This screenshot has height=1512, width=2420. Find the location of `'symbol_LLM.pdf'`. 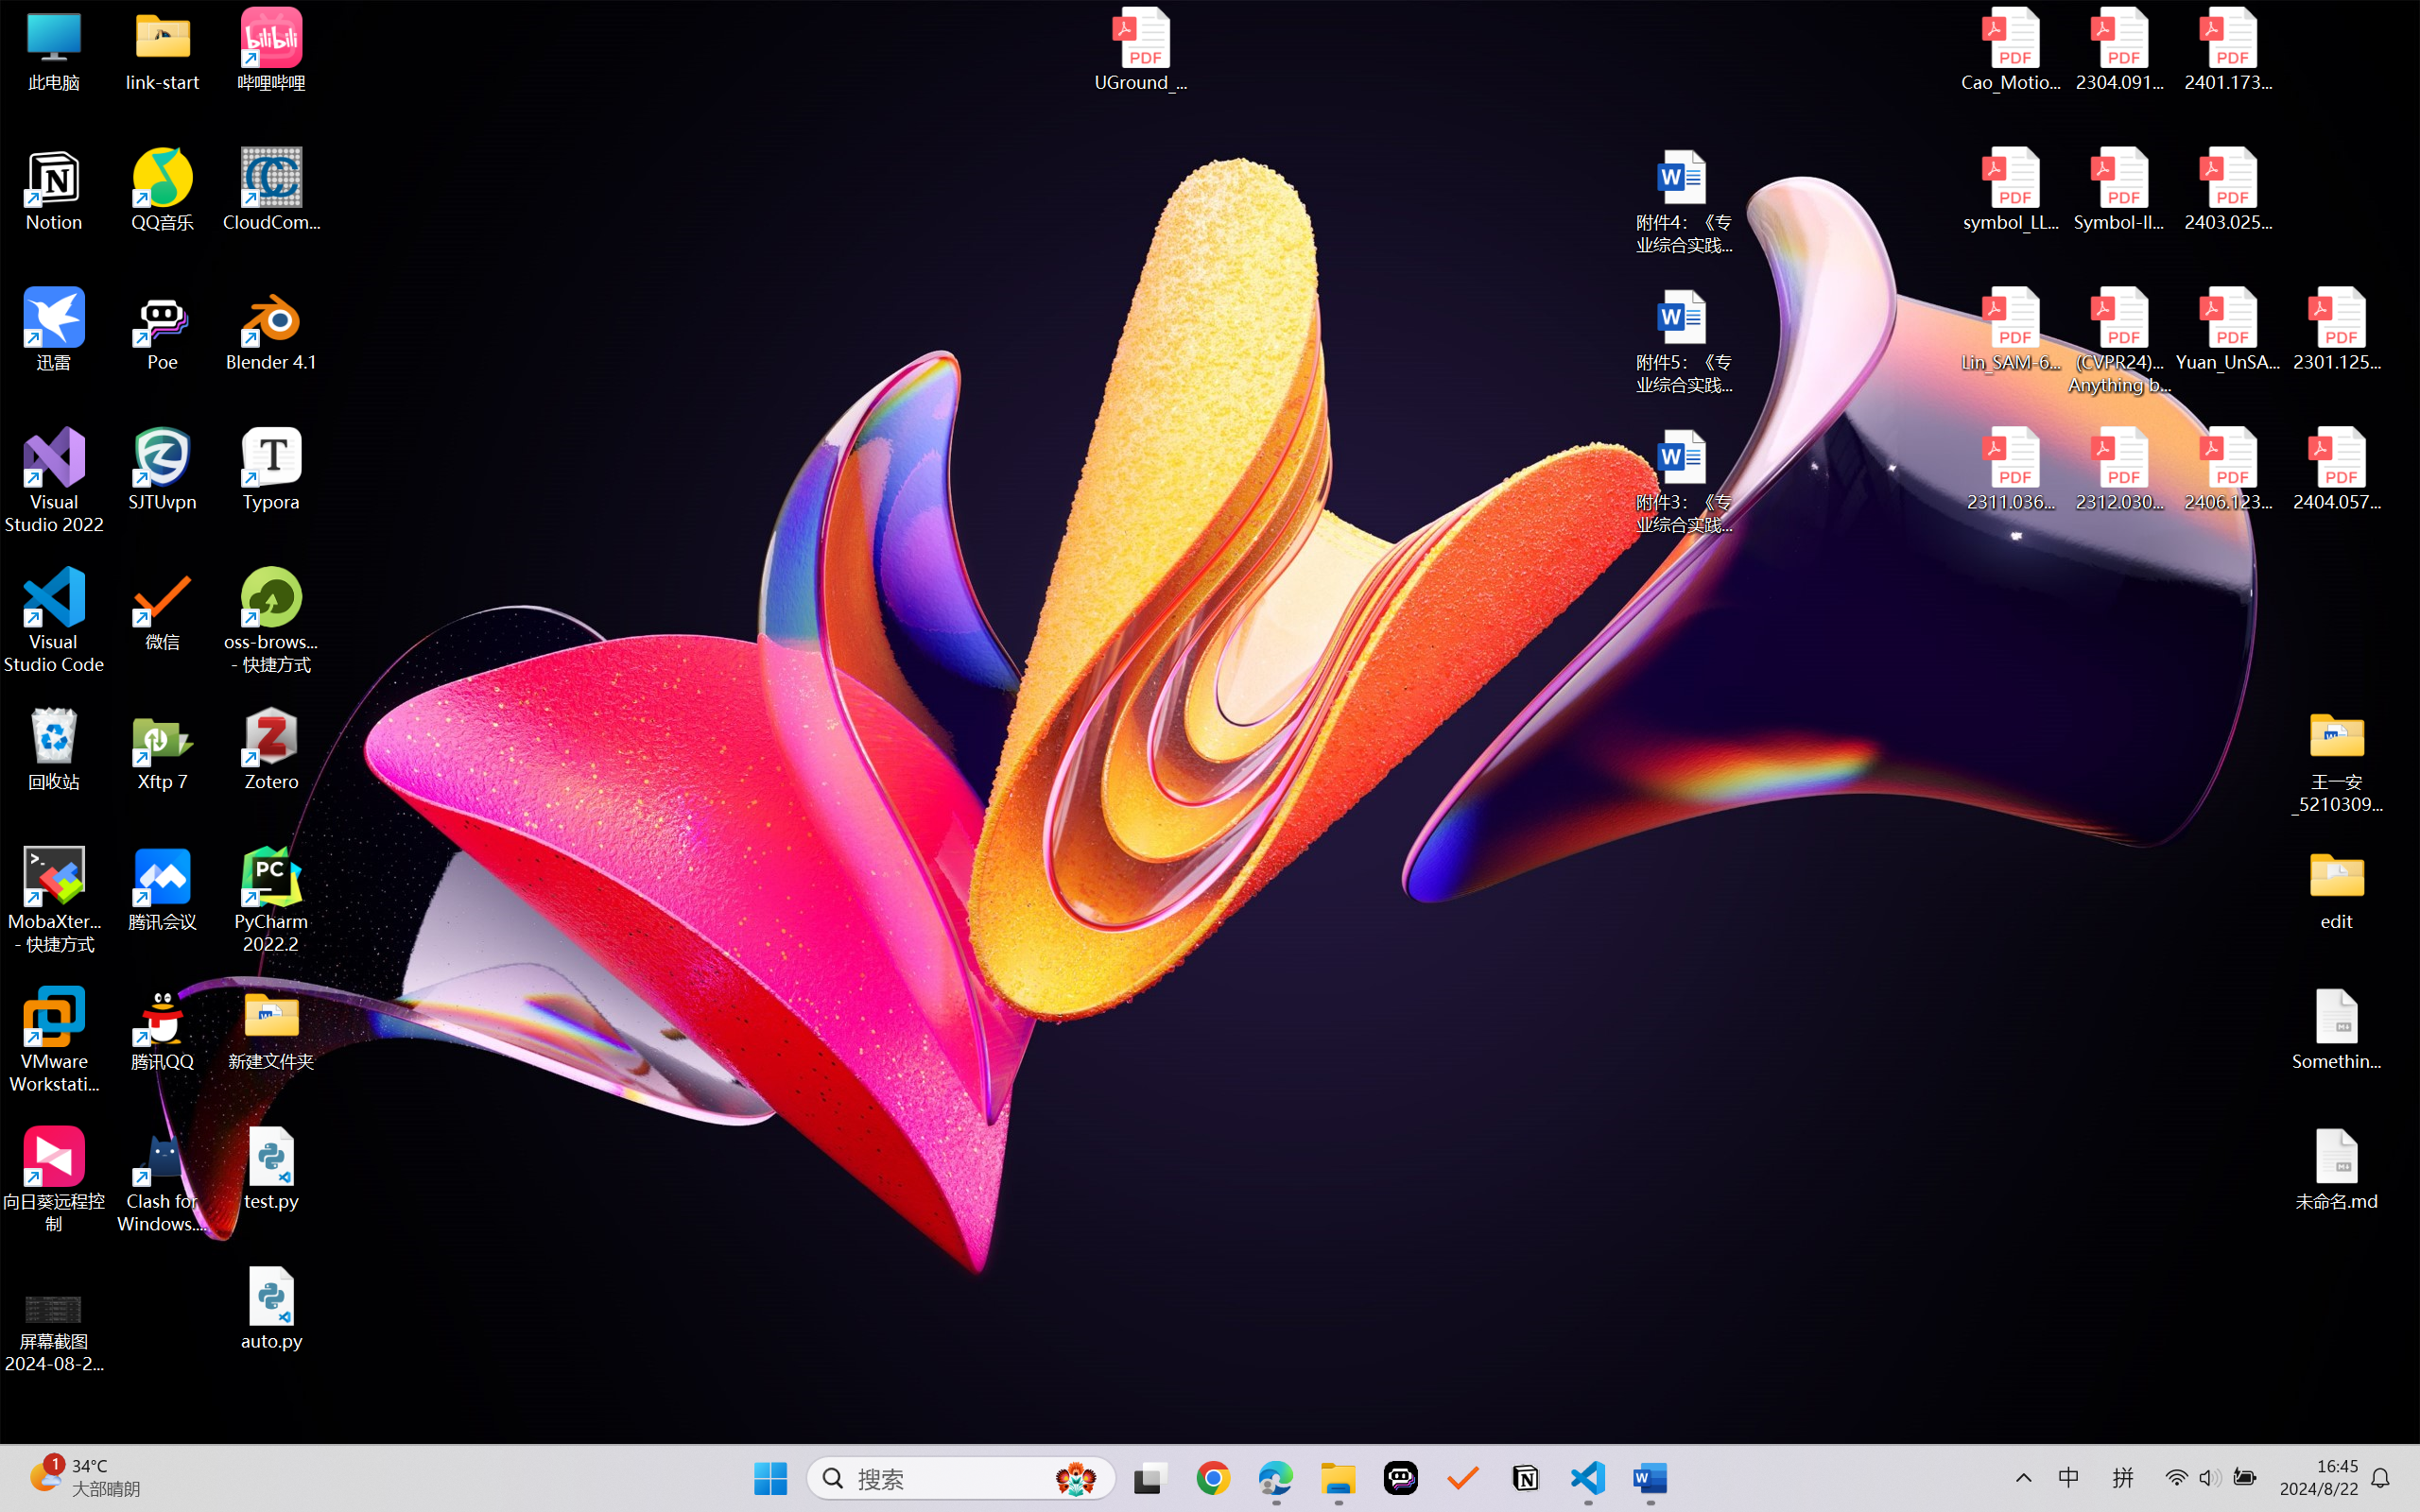

'symbol_LLM.pdf' is located at coordinates (2011, 190).